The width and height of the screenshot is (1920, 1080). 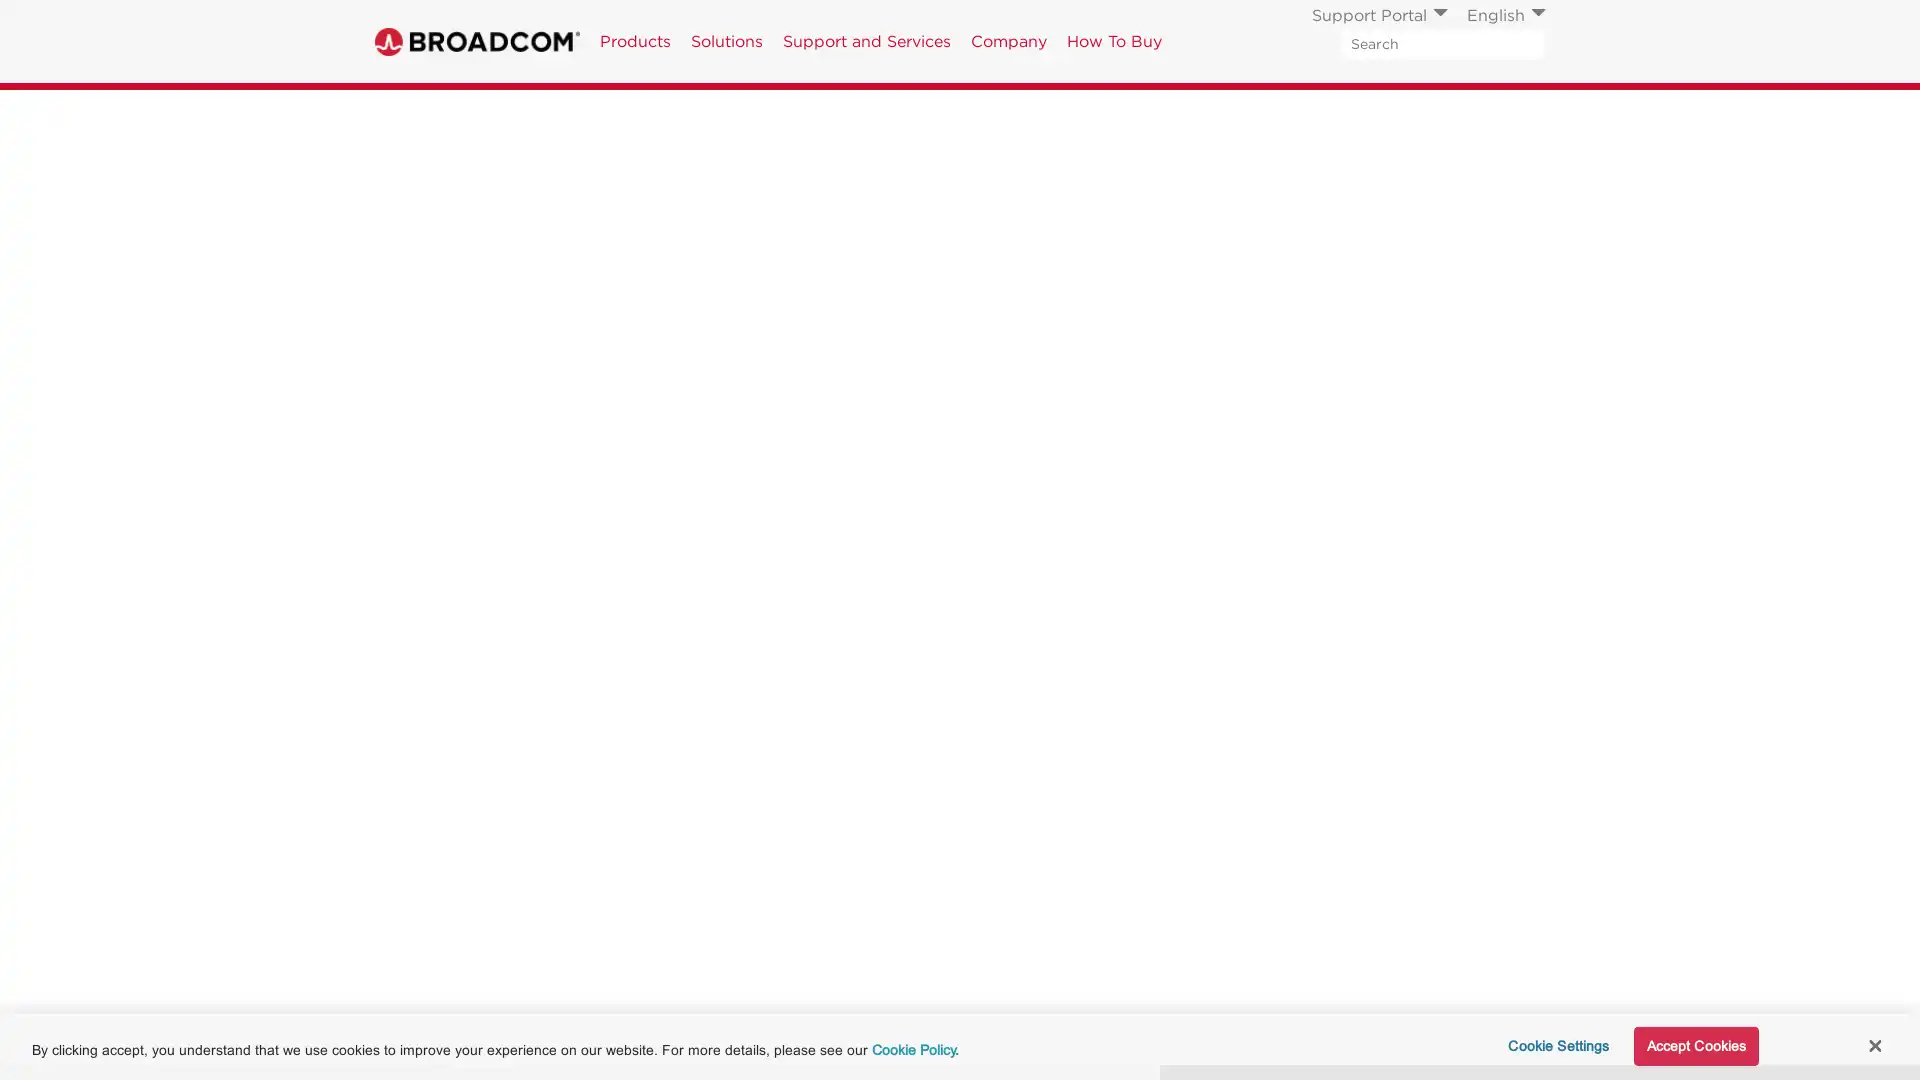 I want to click on Company, so click(x=1008, y=41).